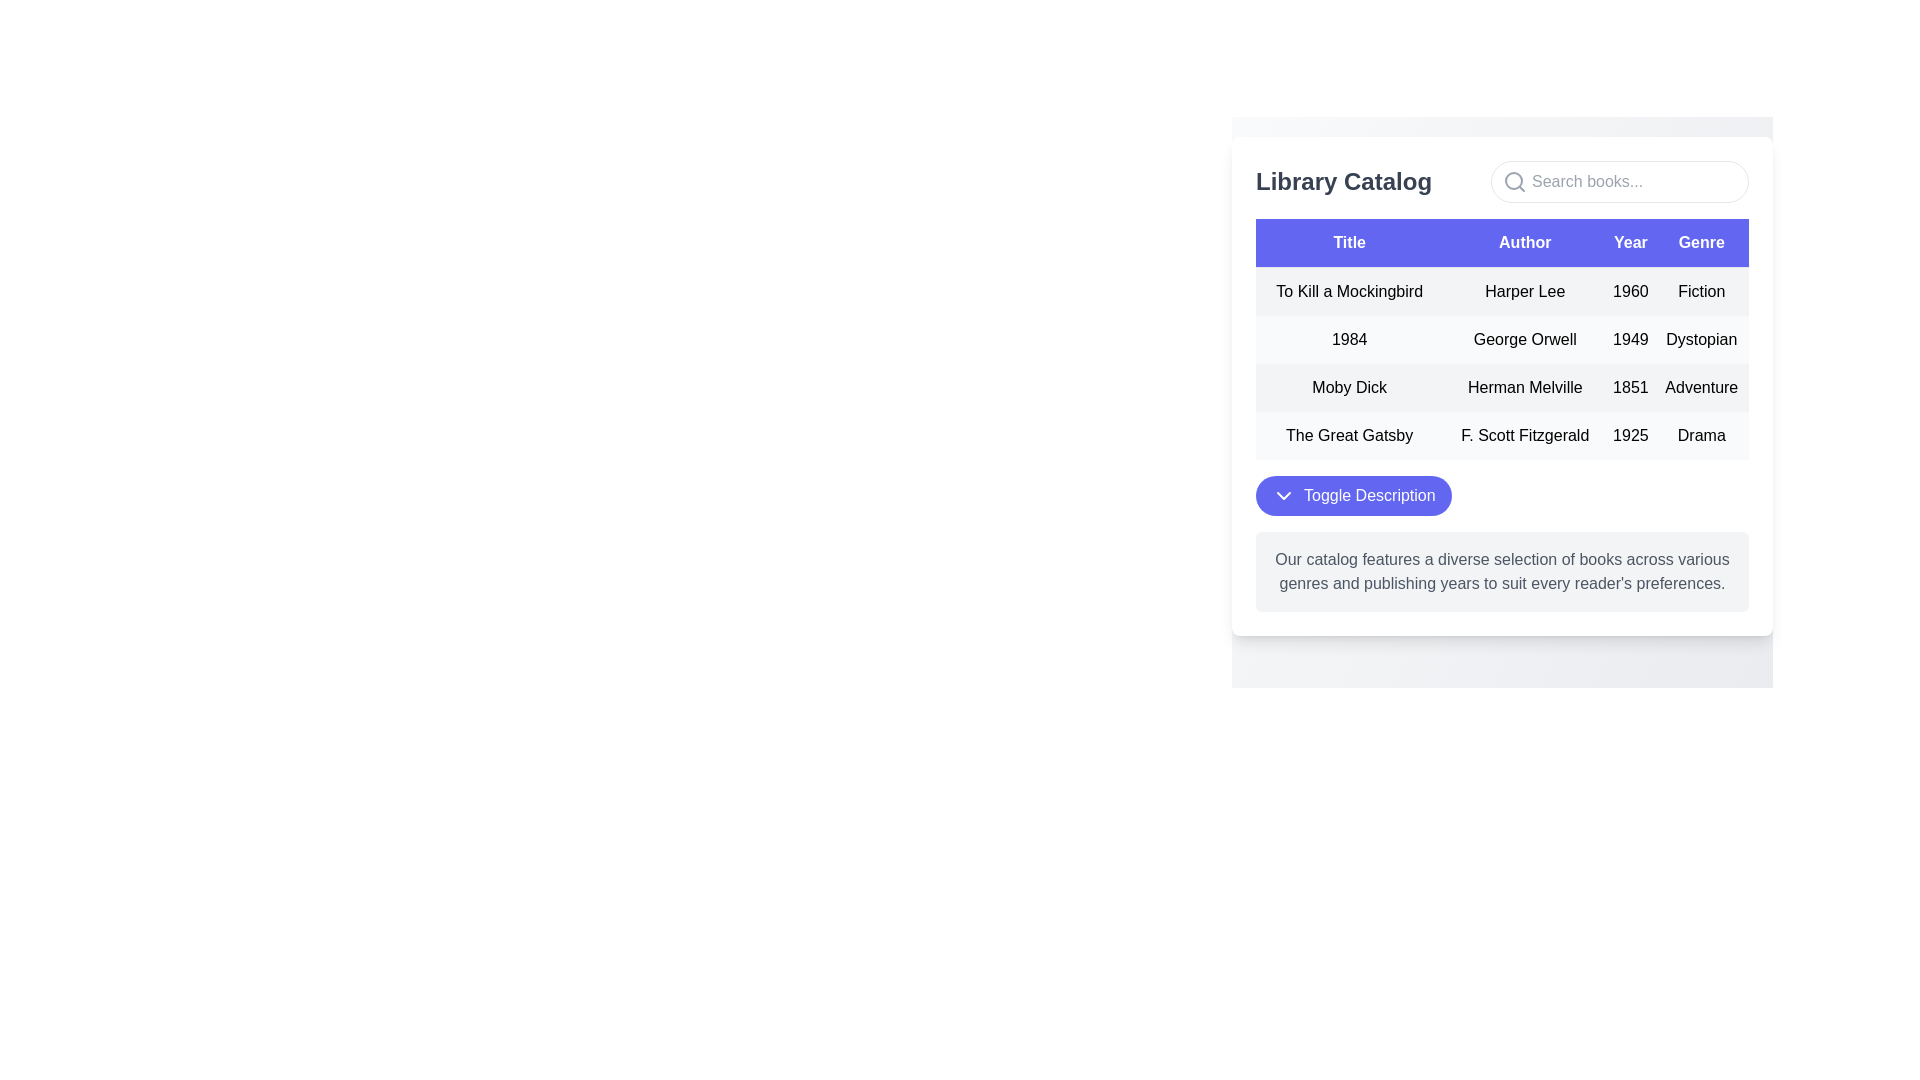 This screenshot has height=1080, width=1920. I want to click on the text label displaying 'Herman Melville' in the 'Author' column of the table for the book 'Moby Dick', so click(1524, 388).